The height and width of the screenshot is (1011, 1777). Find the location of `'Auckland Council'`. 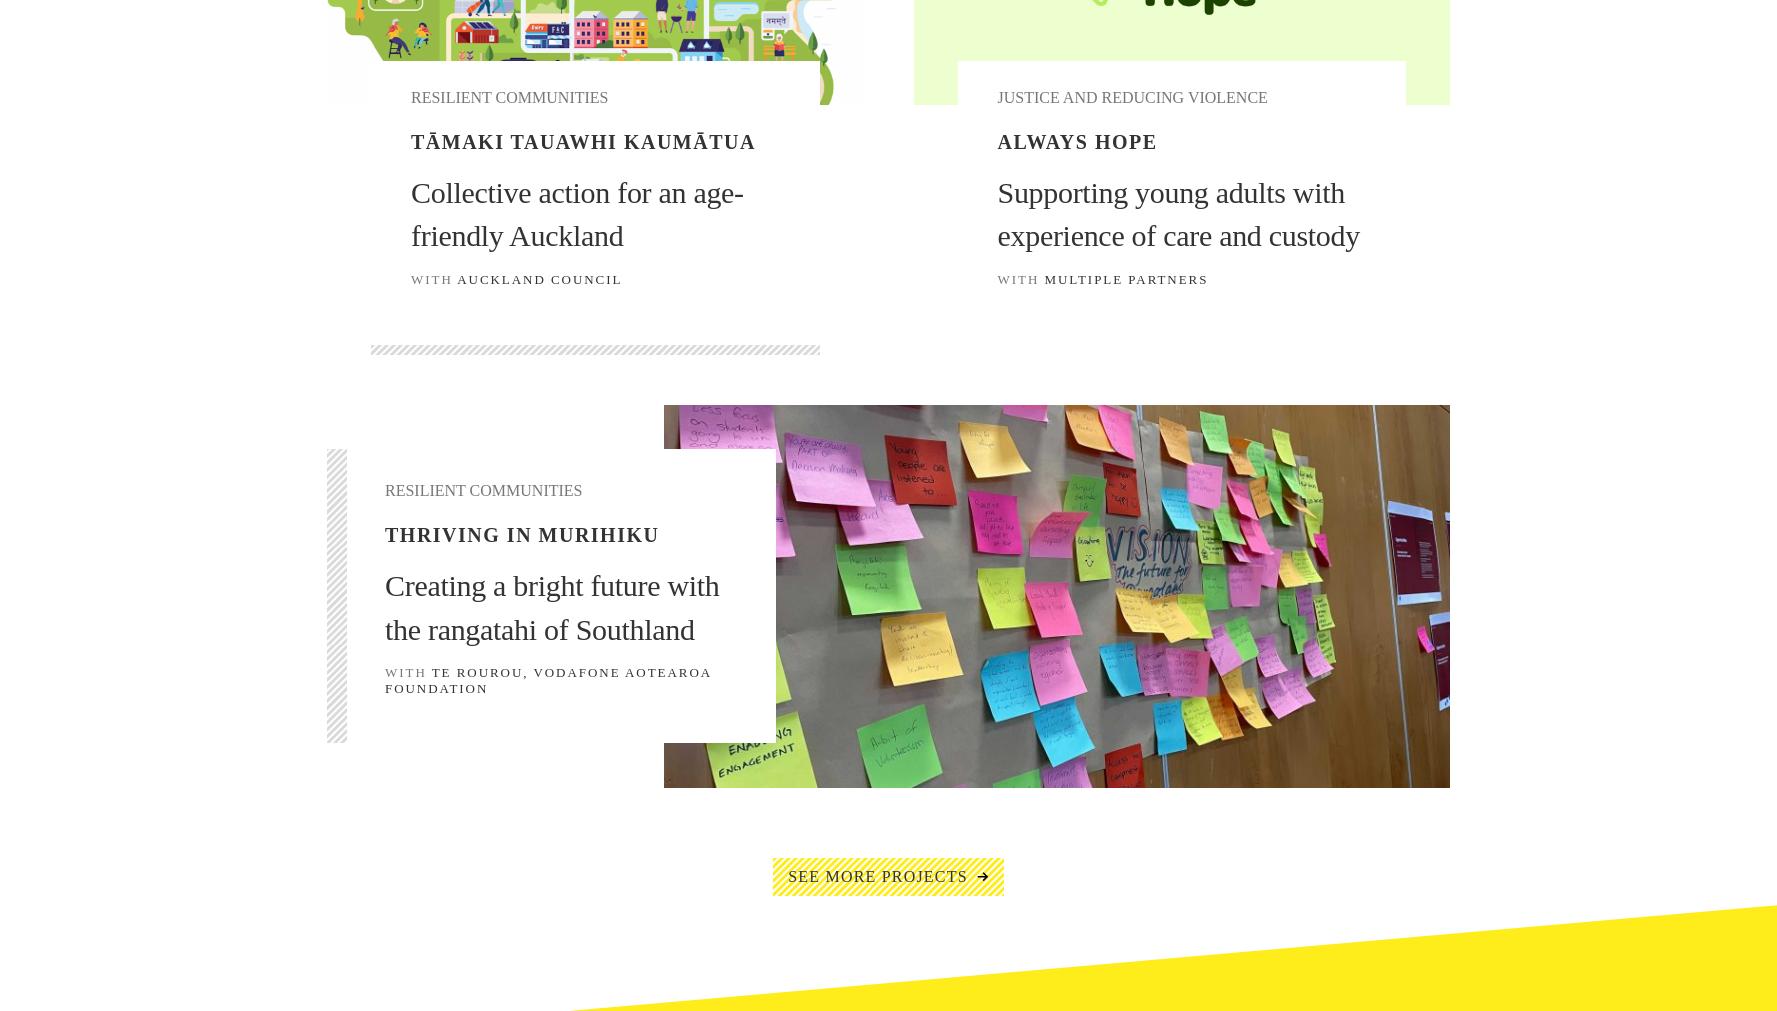

'Auckland Council' is located at coordinates (539, 278).